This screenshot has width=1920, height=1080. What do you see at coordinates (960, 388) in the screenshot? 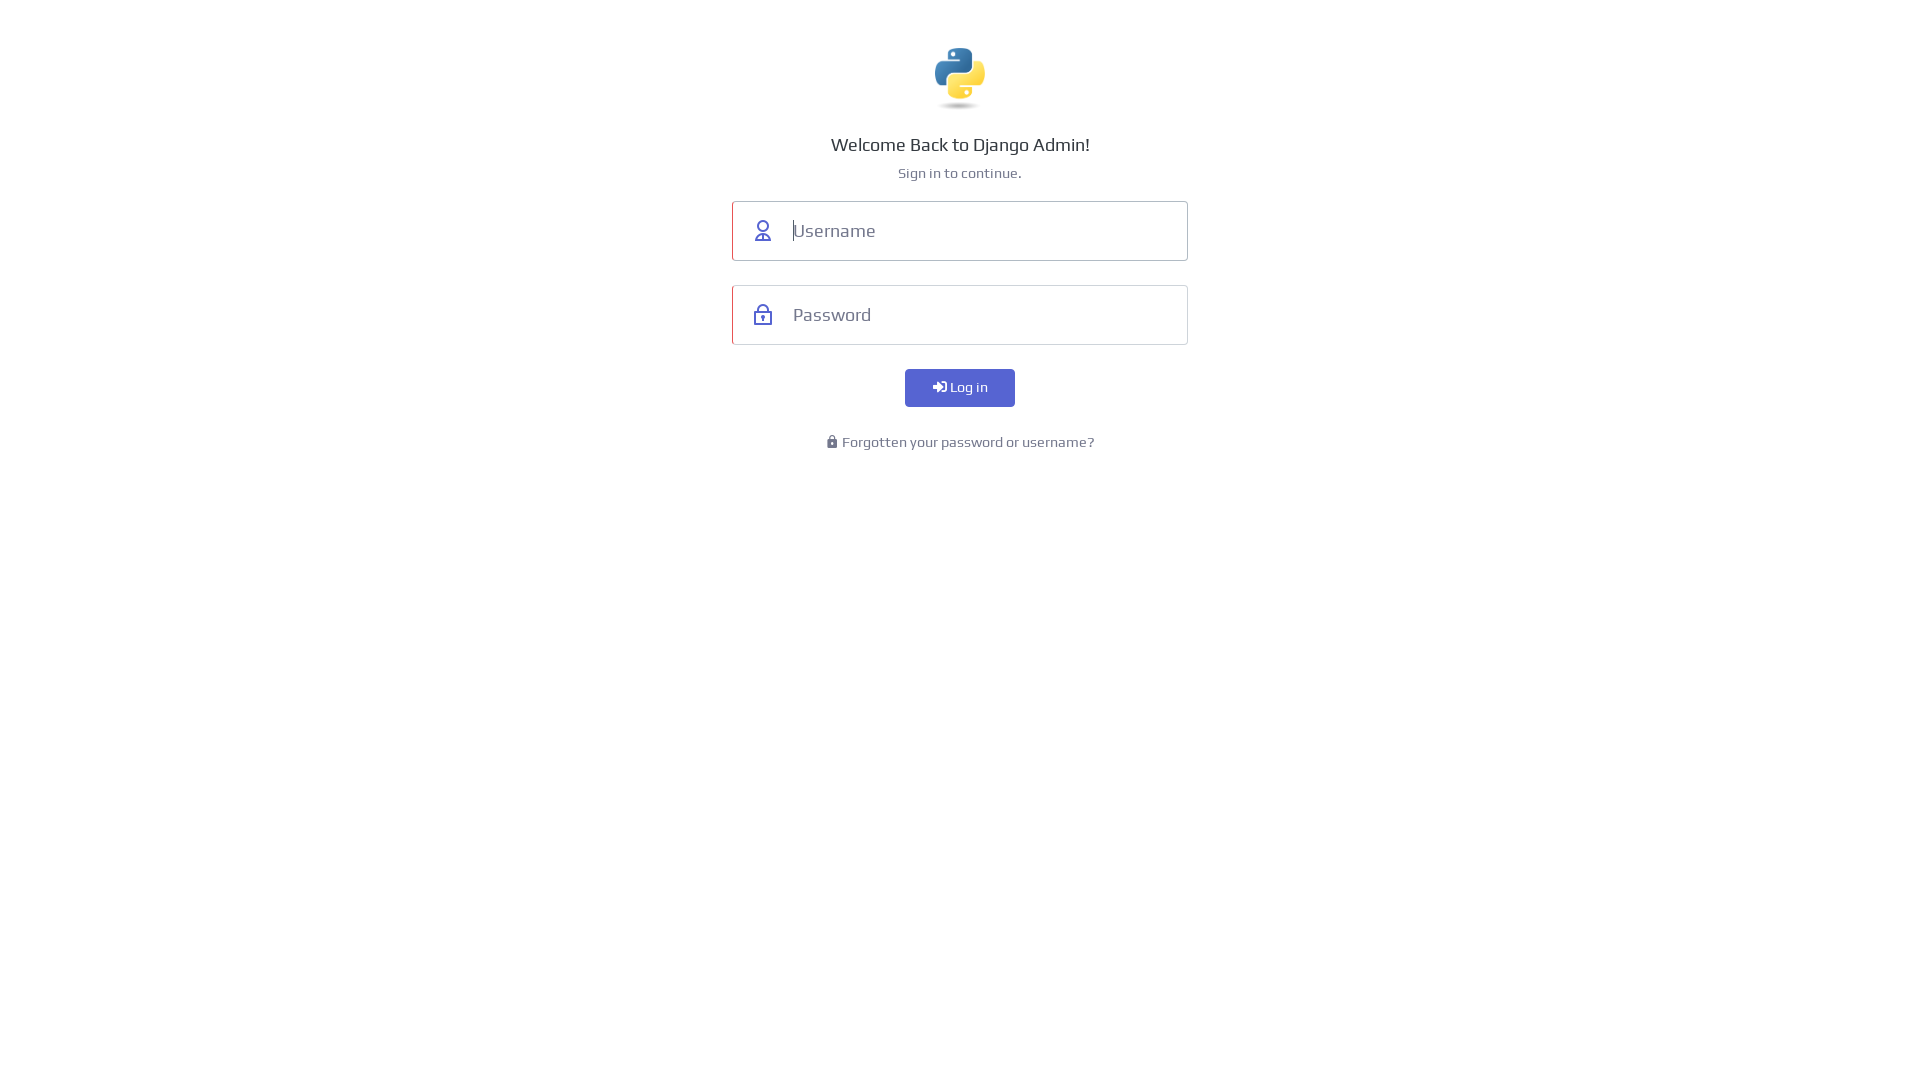
I see `'Log in'` at bounding box center [960, 388].